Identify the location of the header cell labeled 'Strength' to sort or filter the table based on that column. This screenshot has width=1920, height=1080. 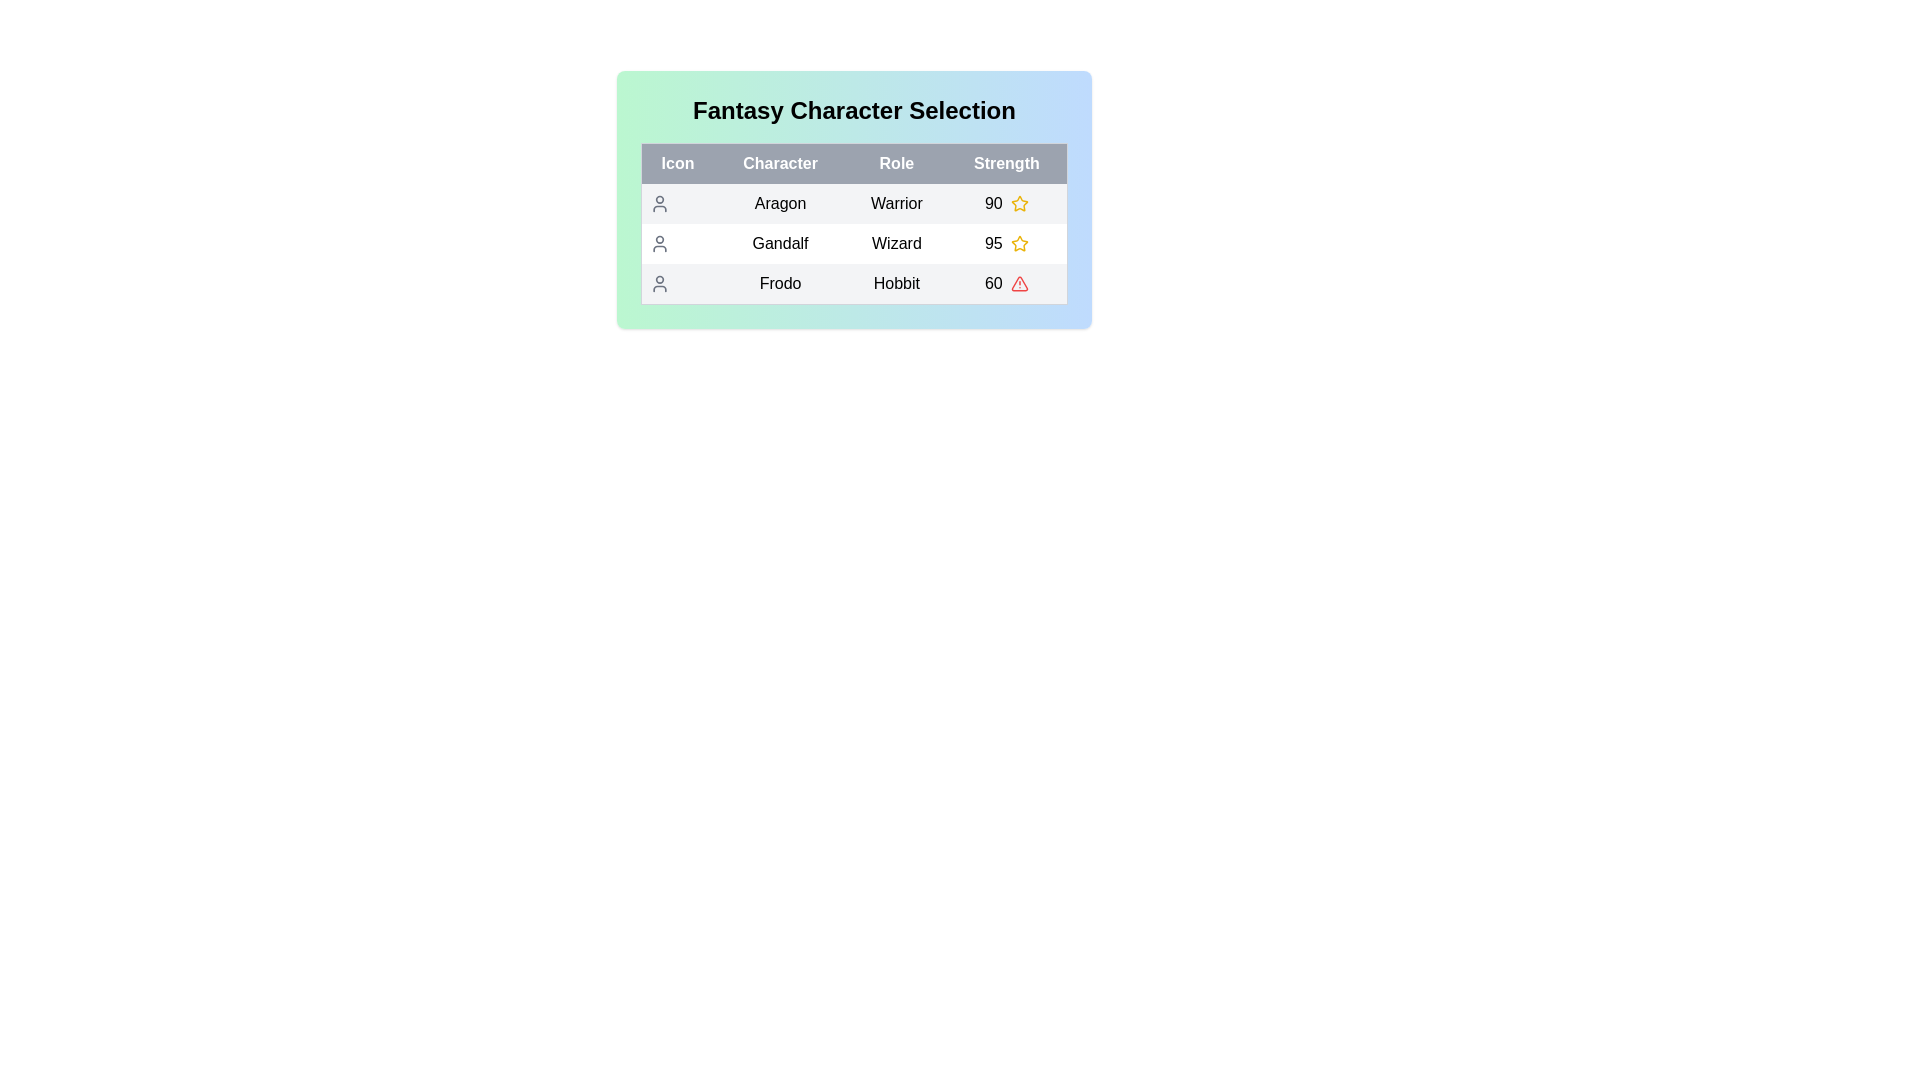
(1007, 163).